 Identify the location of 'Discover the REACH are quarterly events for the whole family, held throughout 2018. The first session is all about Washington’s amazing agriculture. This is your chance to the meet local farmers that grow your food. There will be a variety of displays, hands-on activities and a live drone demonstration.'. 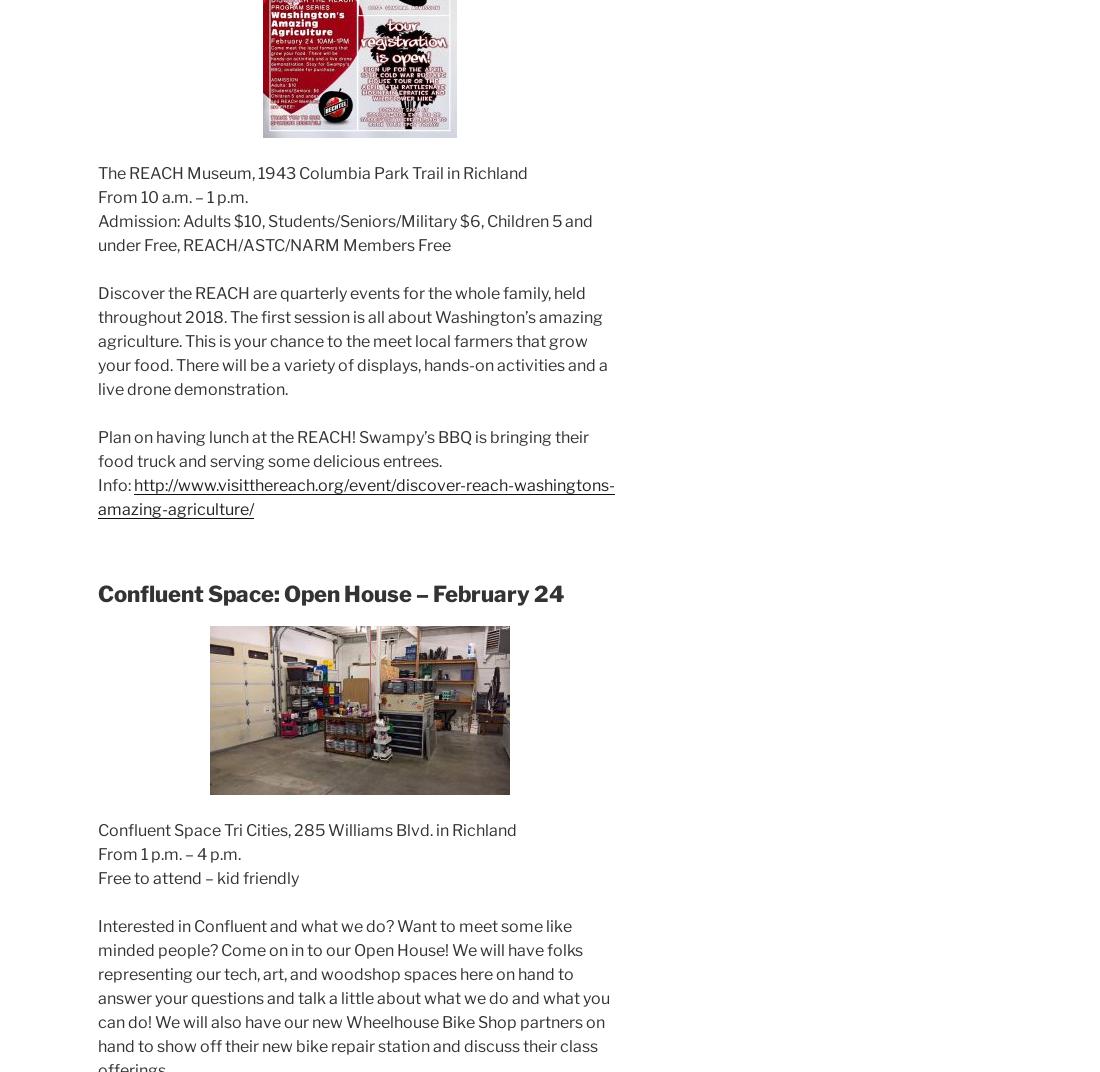
(352, 340).